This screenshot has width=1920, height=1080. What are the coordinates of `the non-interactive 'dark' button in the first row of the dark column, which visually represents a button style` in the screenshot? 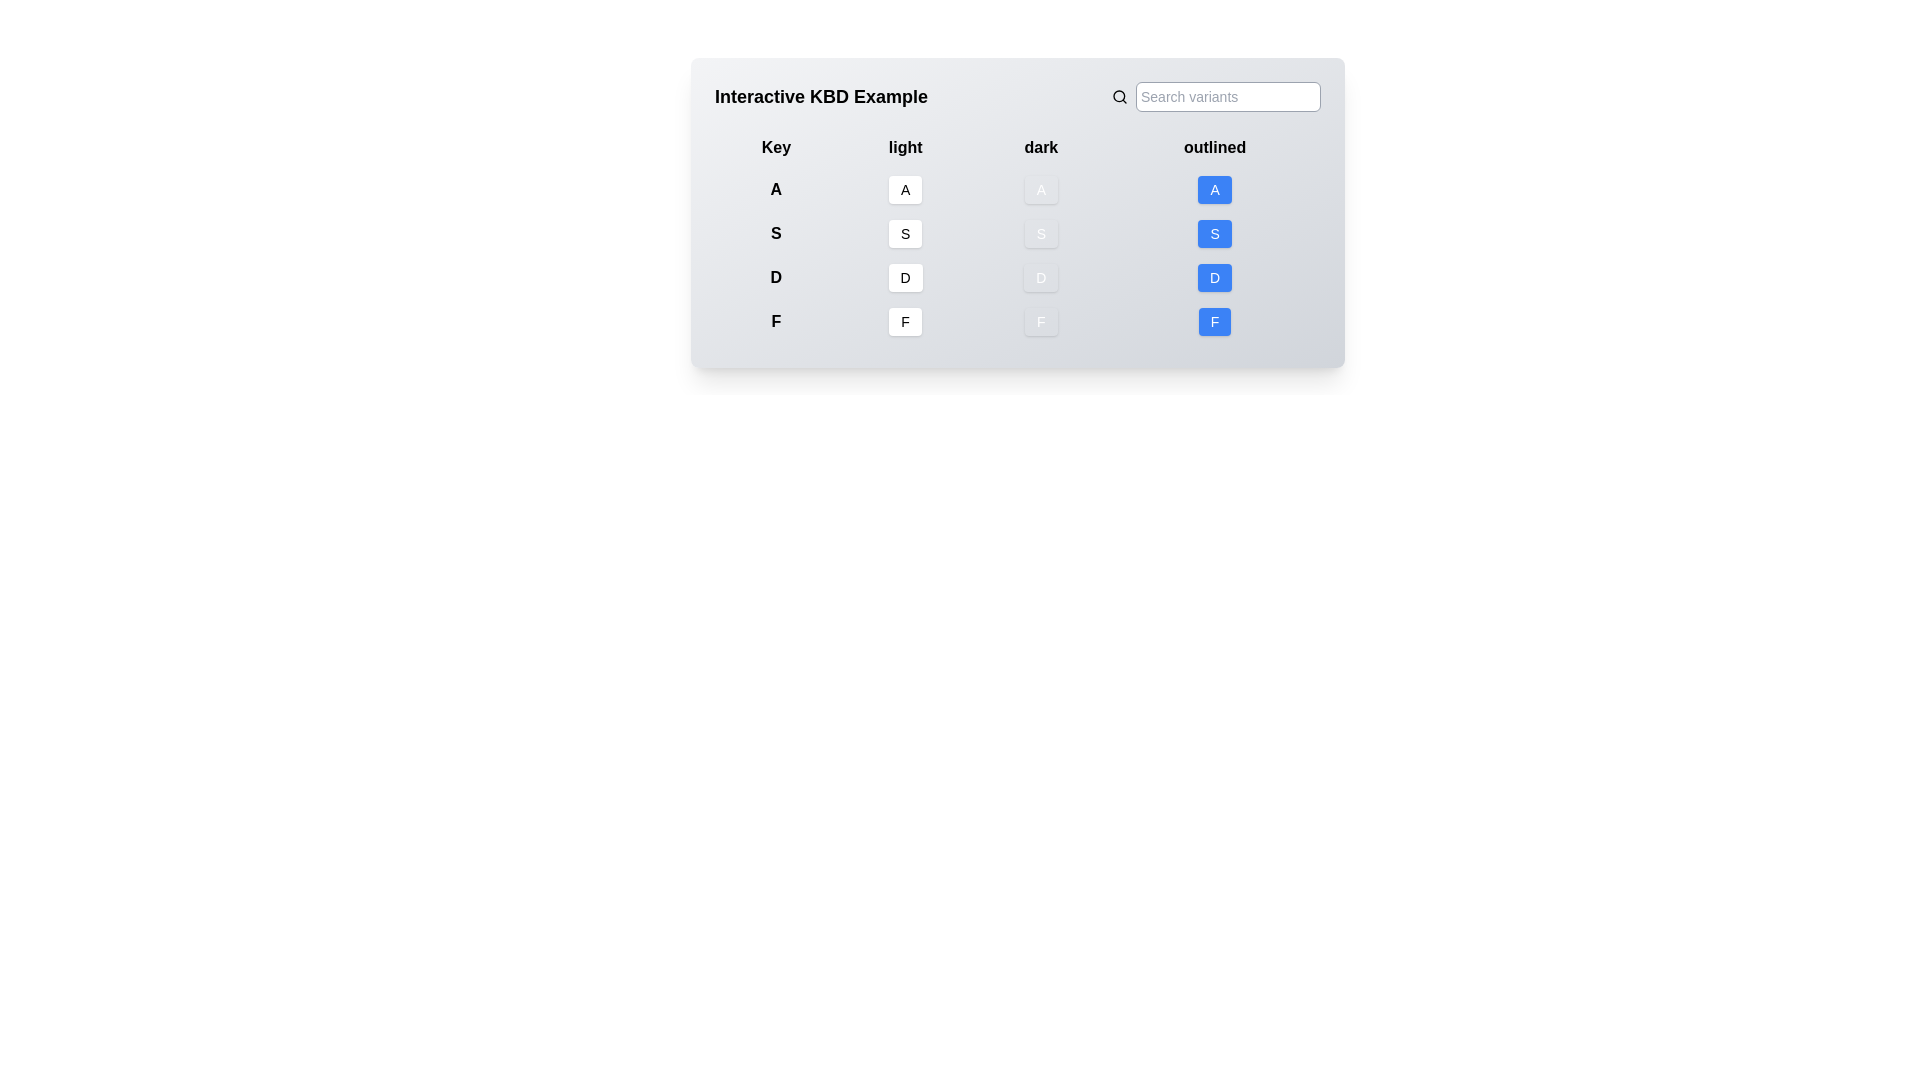 It's located at (1040, 189).